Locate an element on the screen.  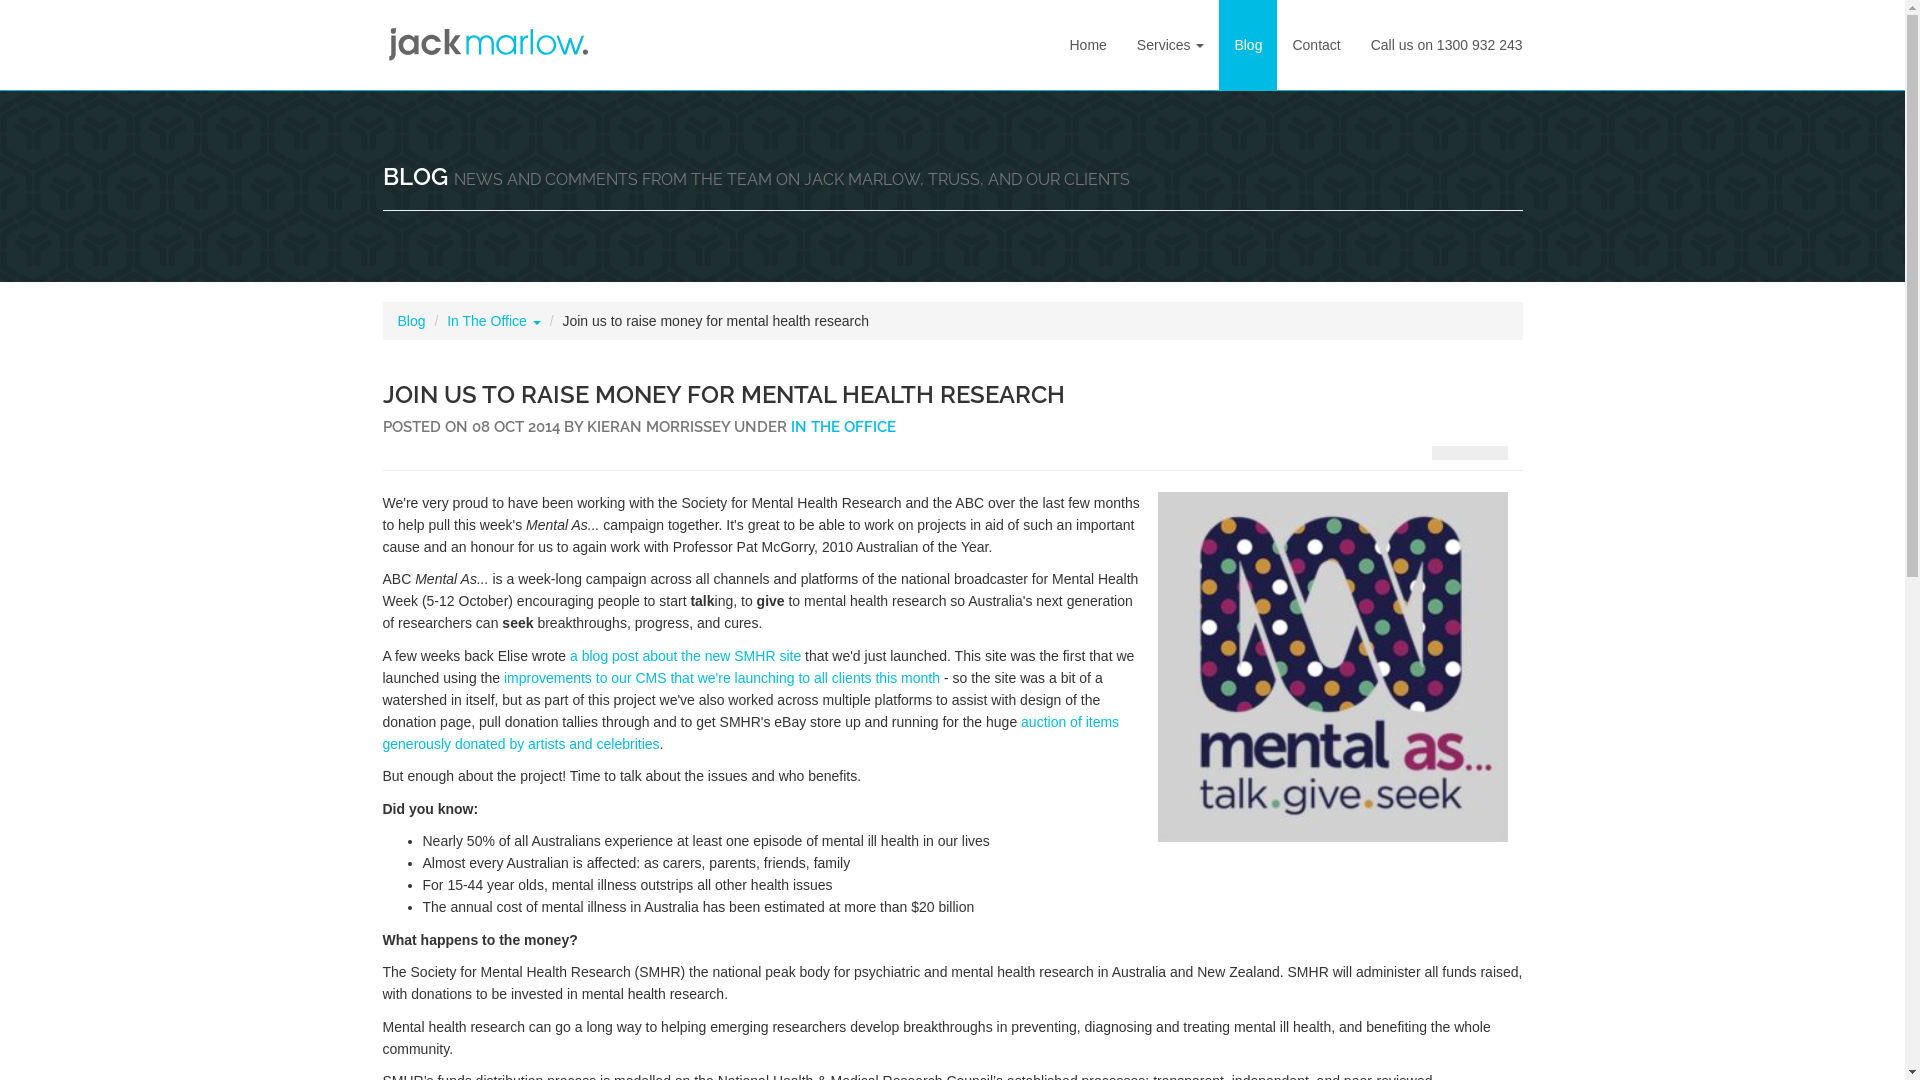
'Contact' is located at coordinates (1315, 45).